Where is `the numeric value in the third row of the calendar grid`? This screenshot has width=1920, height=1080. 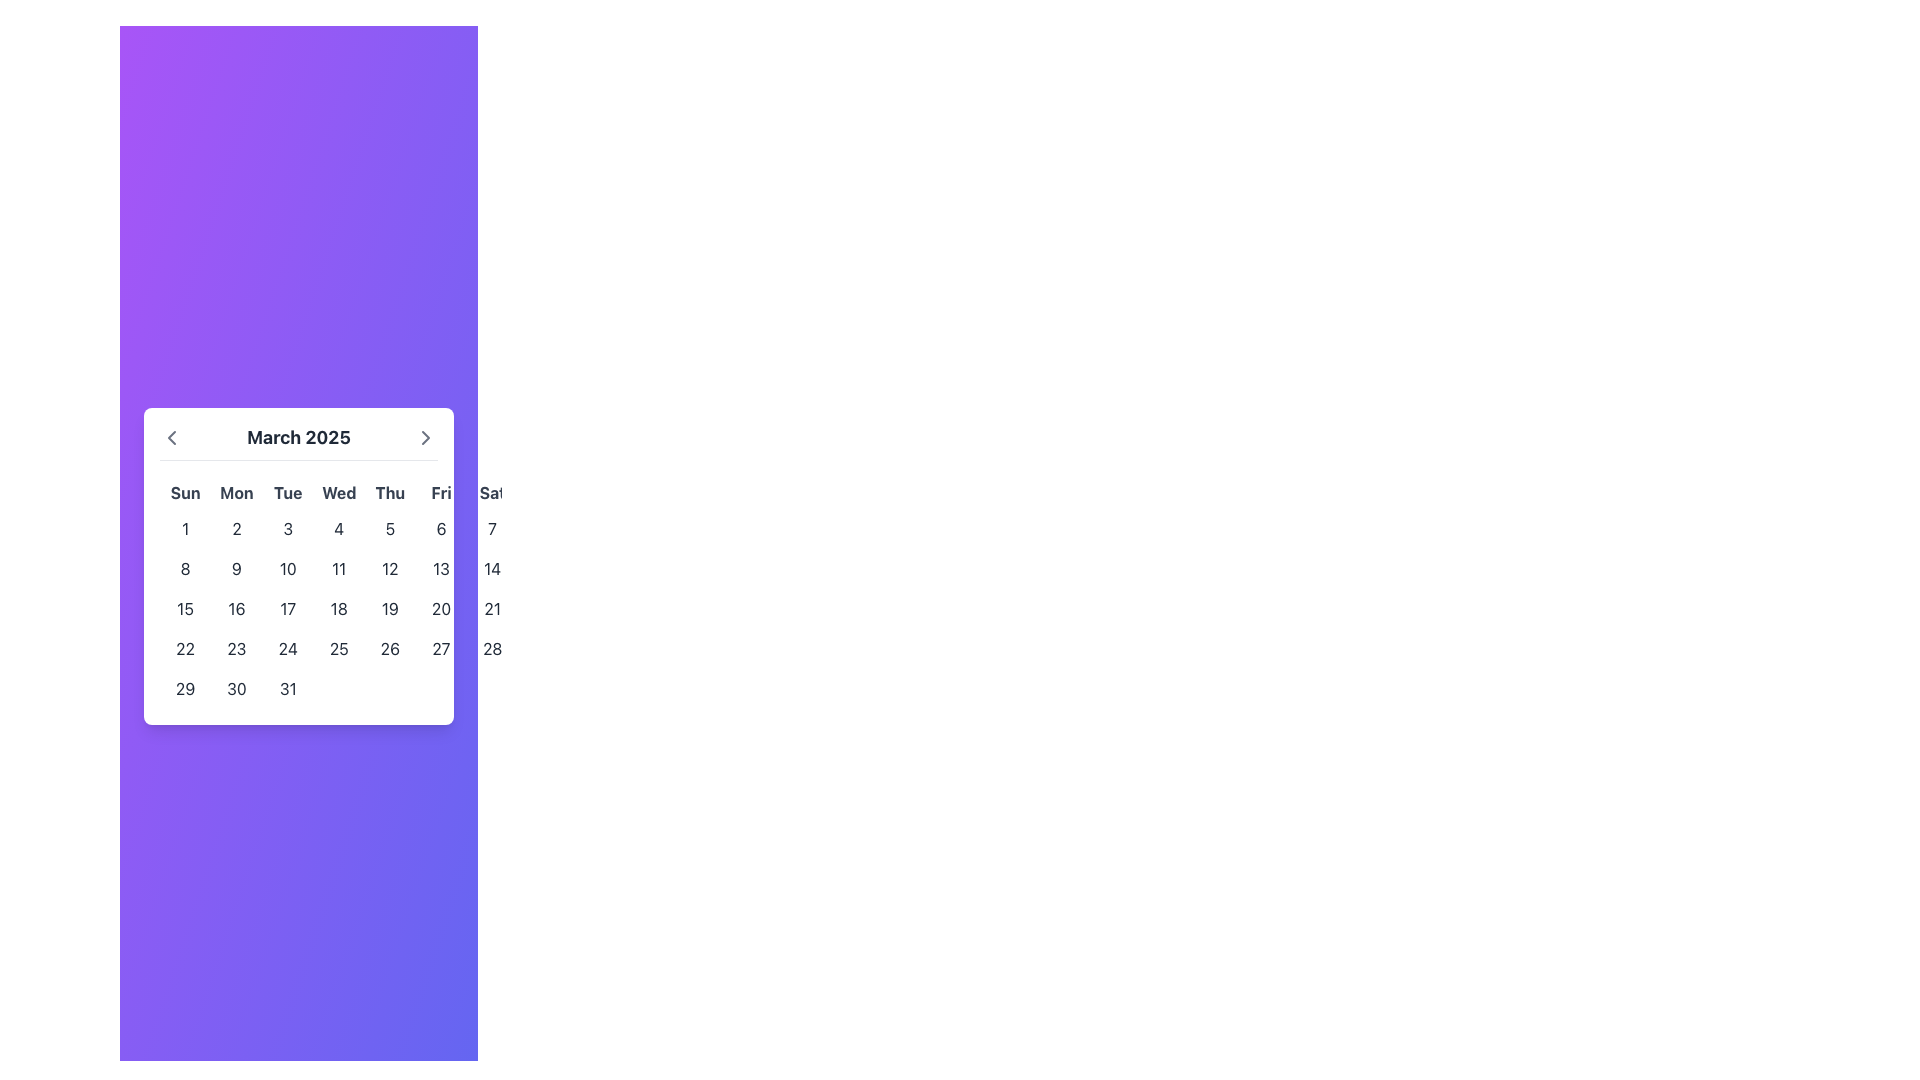 the numeric value in the third row of the calendar grid is located at coordinates (339, 607).